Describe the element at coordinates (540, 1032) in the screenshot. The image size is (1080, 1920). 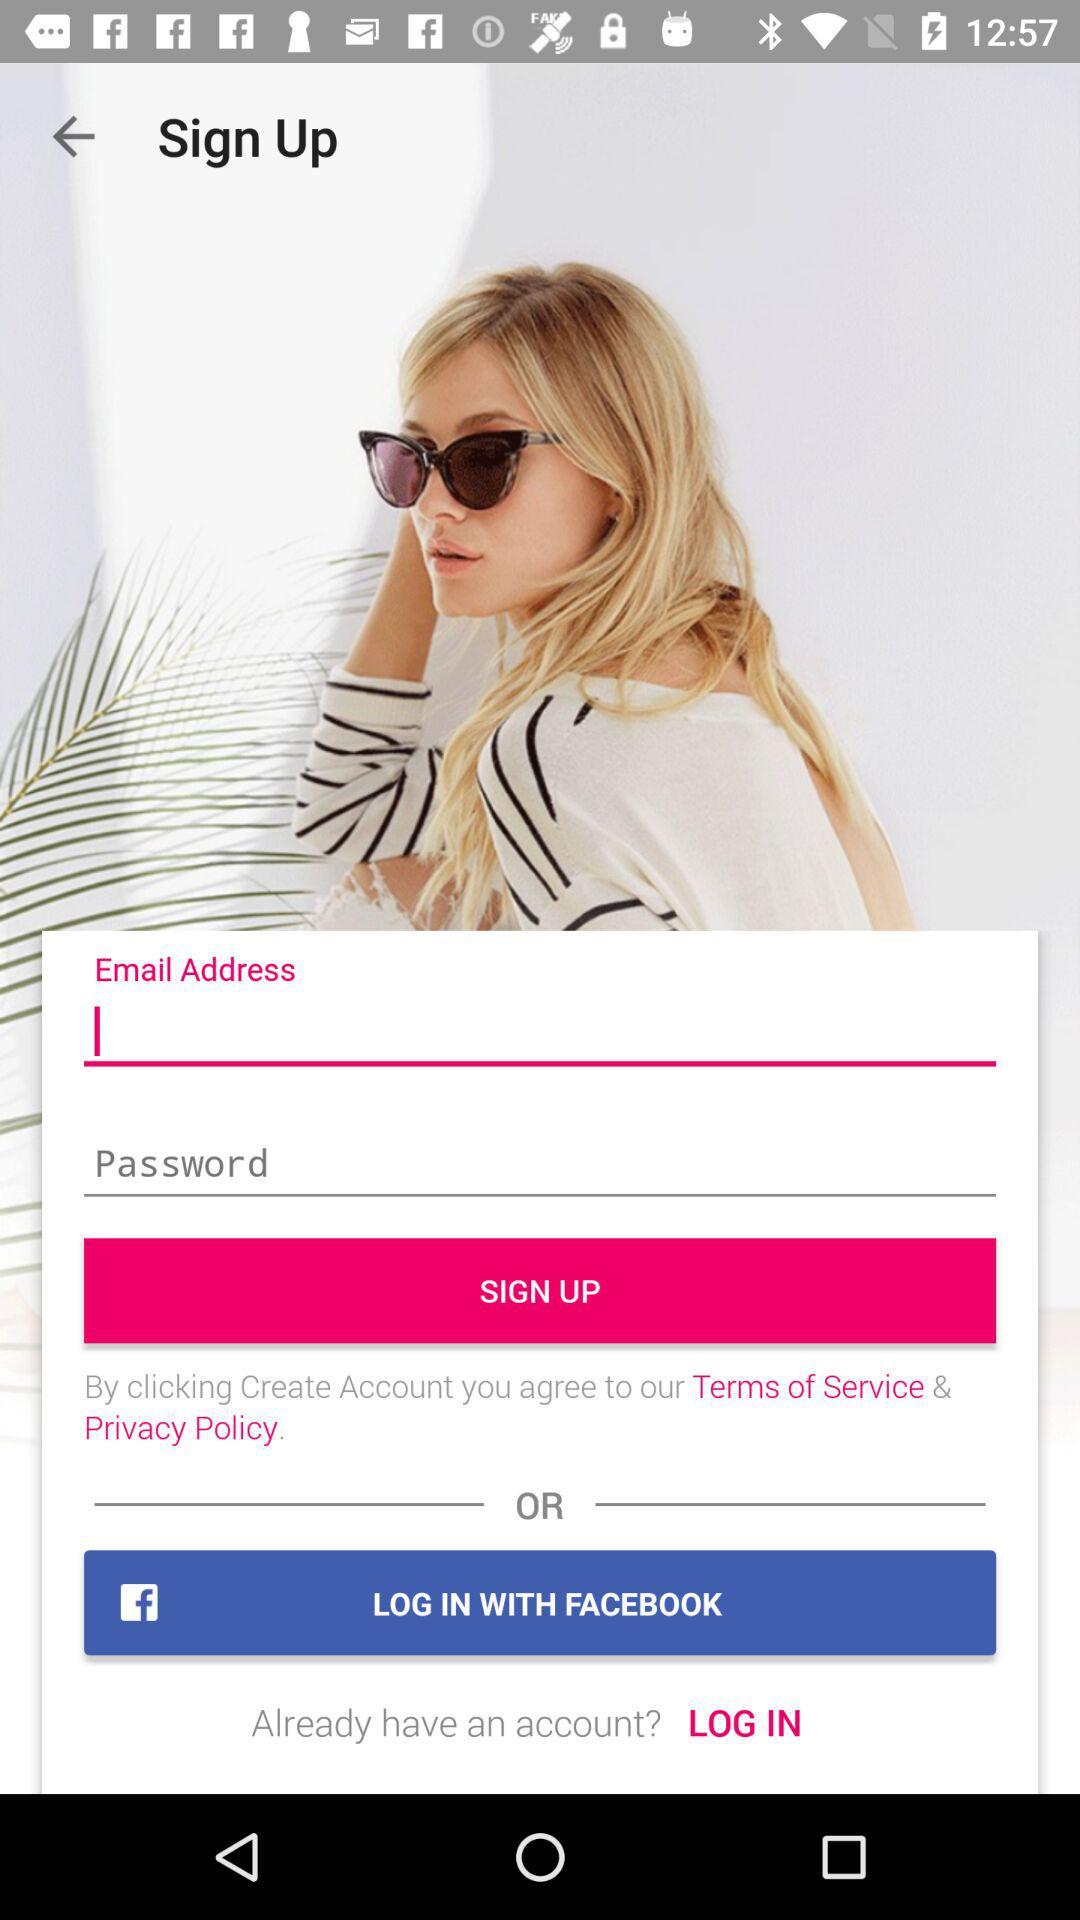
I see `e-mail address` at that location.